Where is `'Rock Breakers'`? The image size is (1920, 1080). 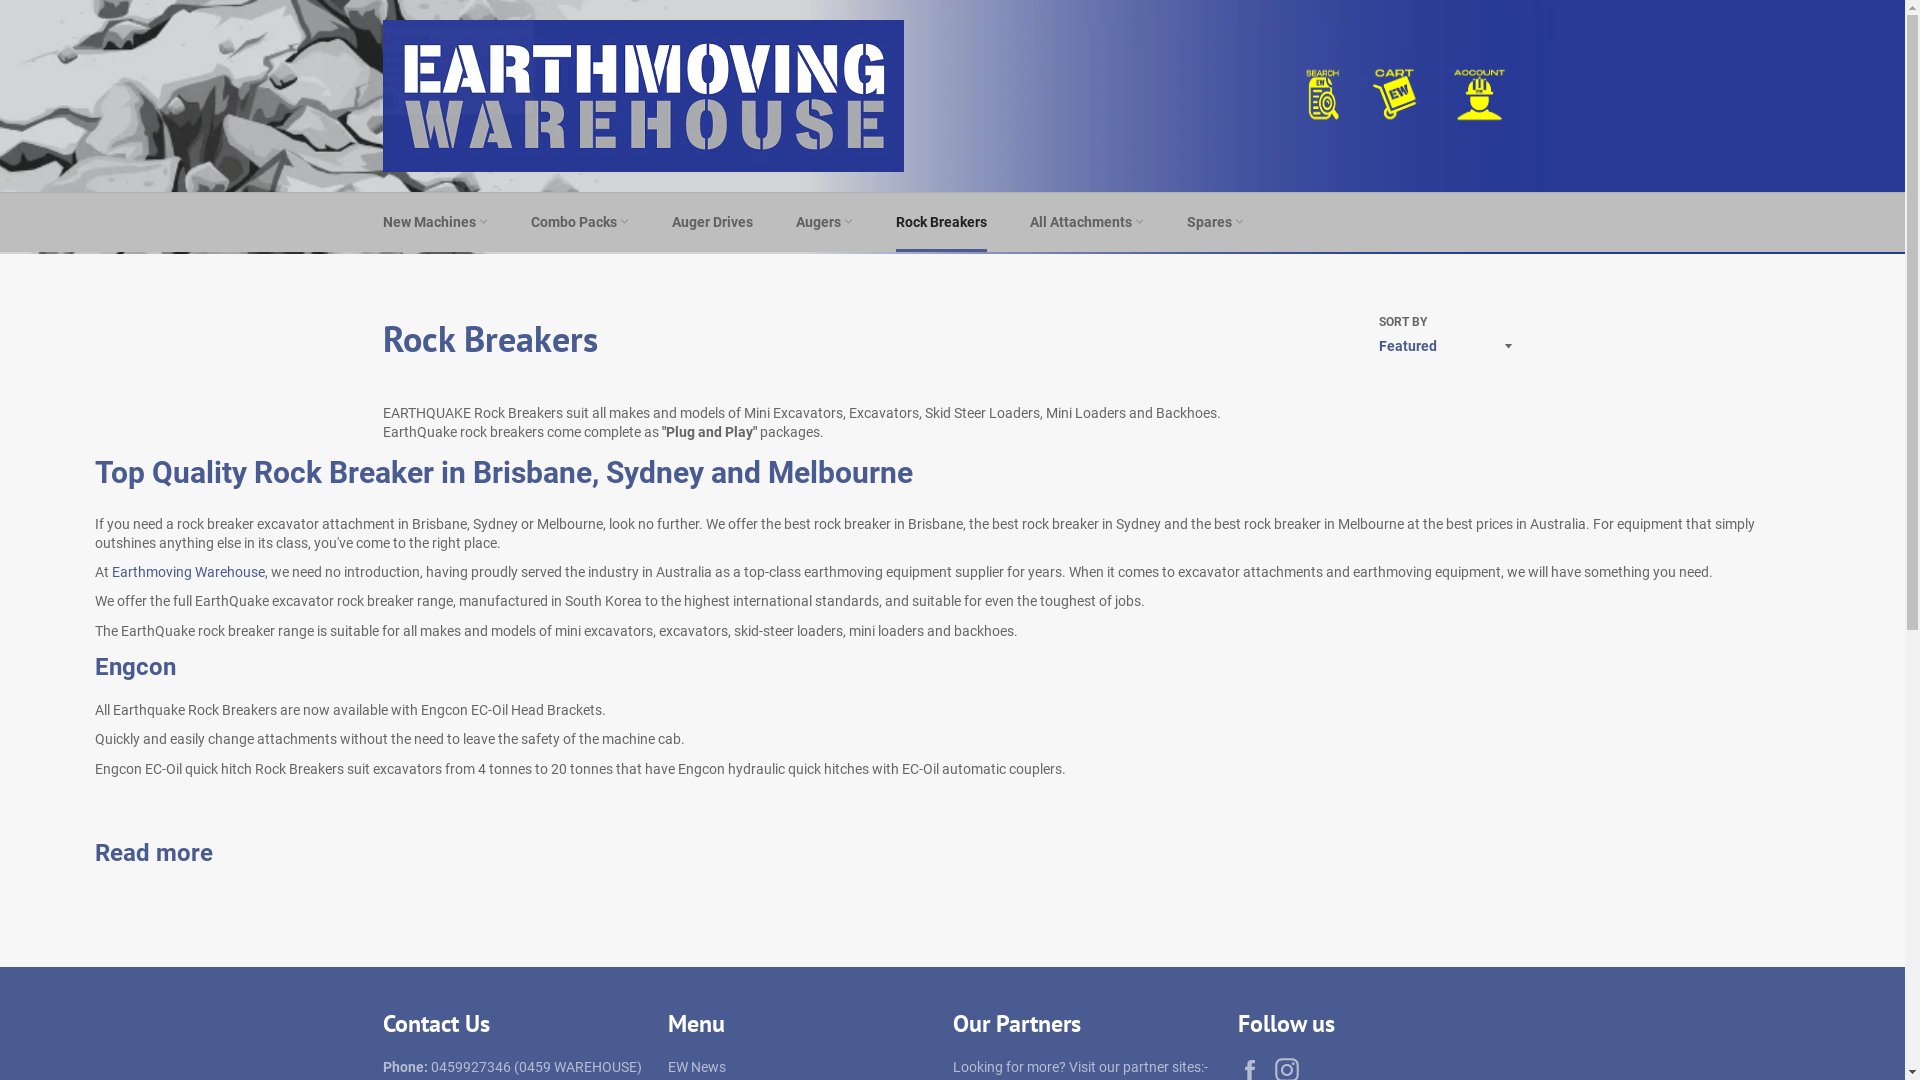
'Rock Breakers' is located at coordinates (940, 222).